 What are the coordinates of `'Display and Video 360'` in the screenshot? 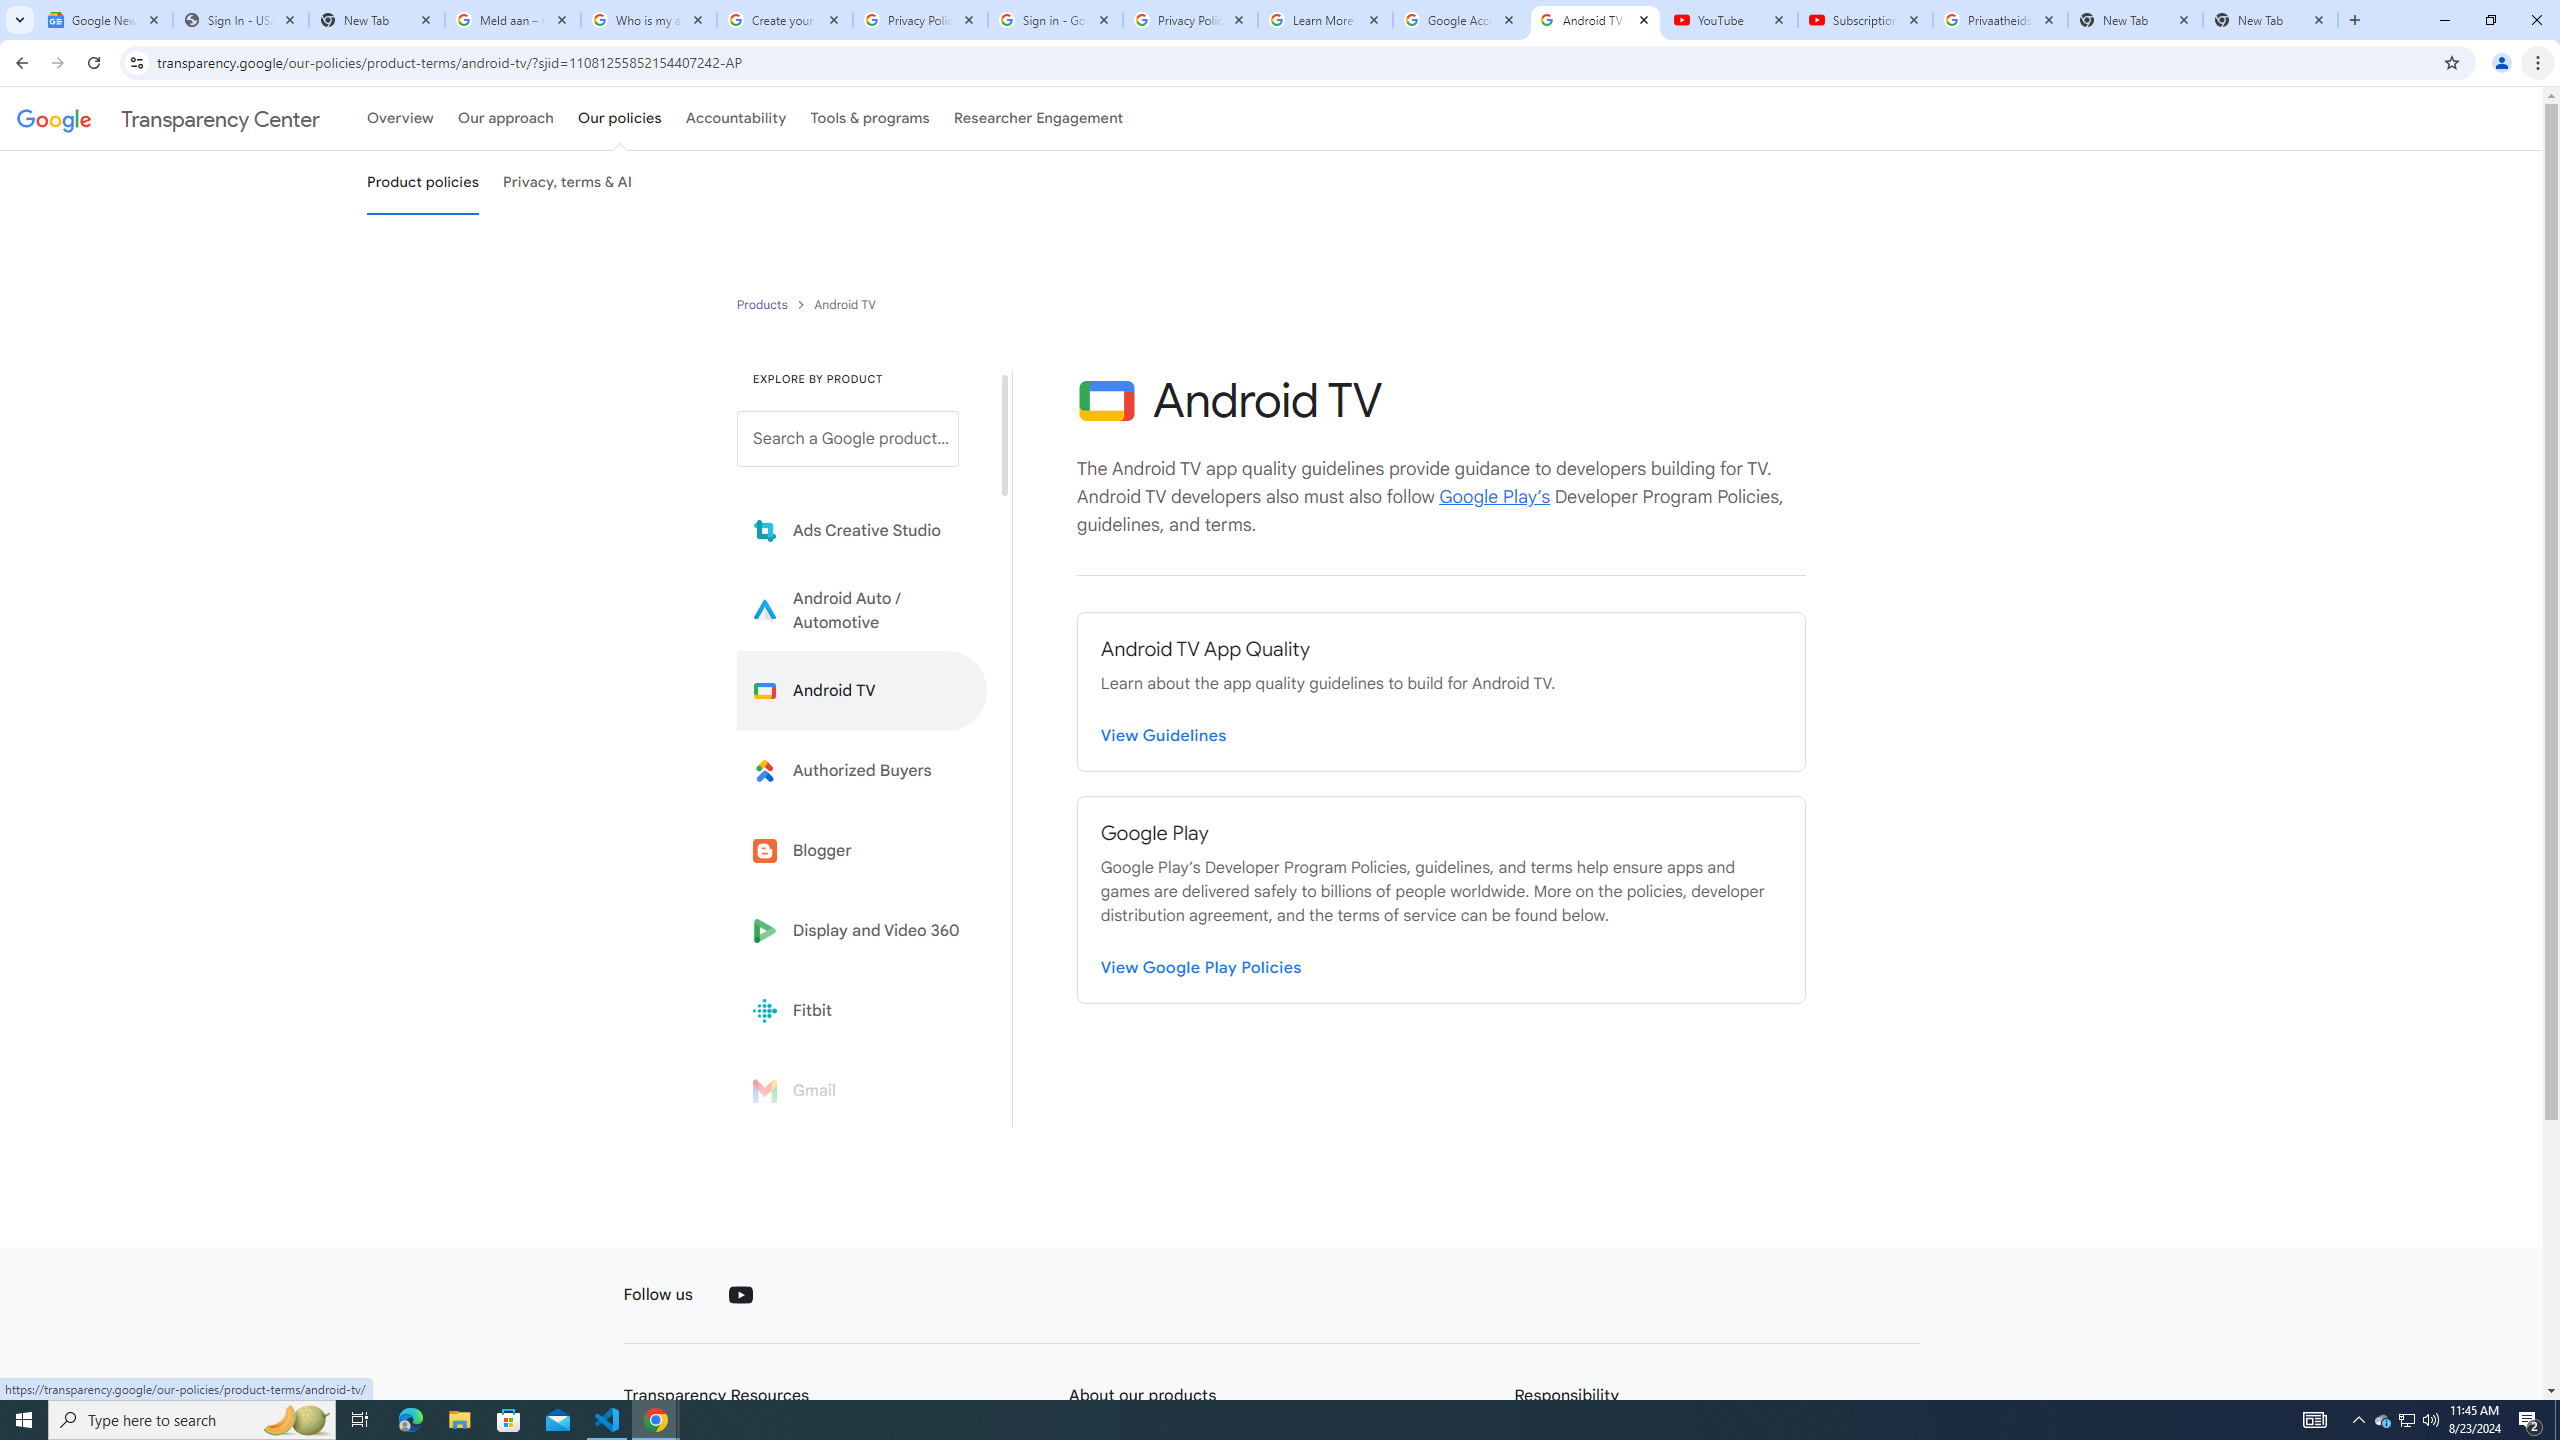 It's located at (861, 930).